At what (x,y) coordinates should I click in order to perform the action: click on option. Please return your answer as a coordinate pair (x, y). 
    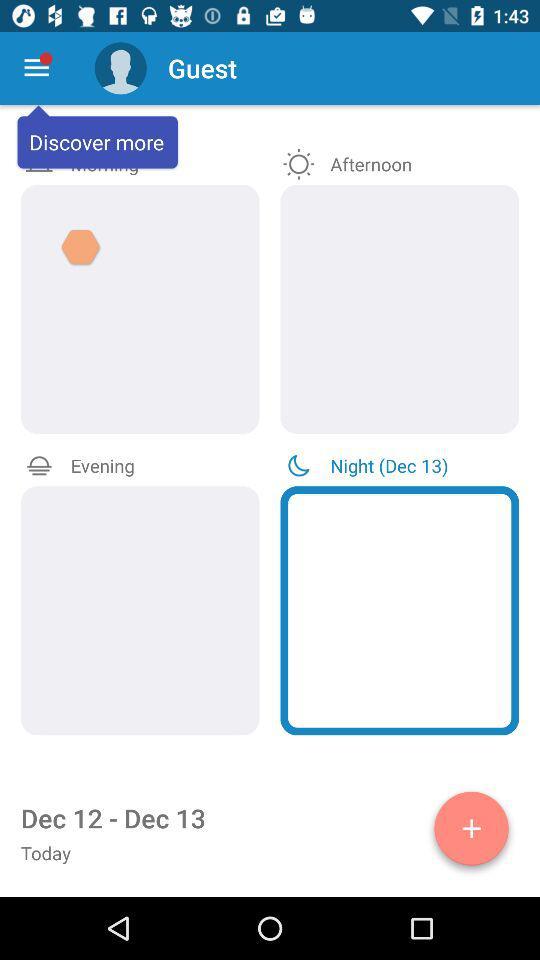
    Looking at the image, I should click on (471, 832).